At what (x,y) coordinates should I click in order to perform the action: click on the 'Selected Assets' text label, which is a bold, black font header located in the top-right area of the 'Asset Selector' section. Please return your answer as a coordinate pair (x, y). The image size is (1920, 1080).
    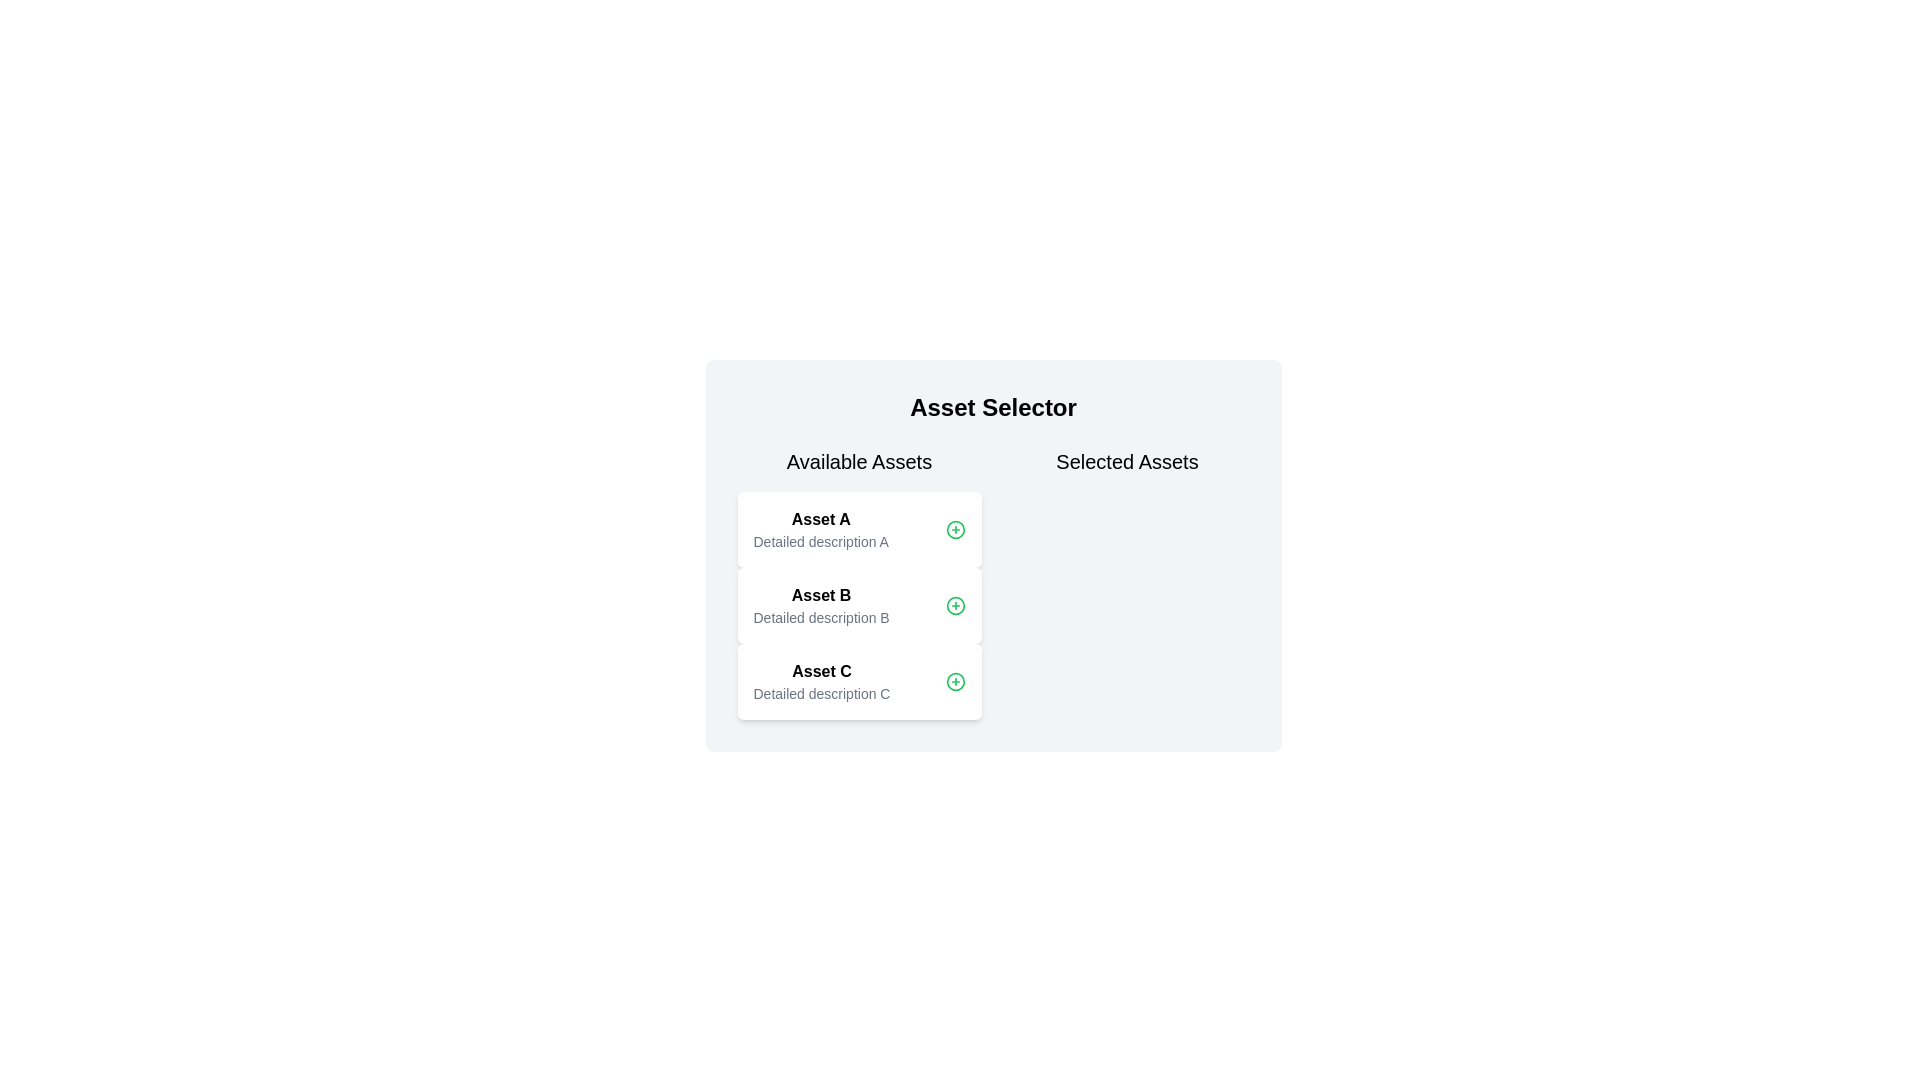
    Looking at the image, I should click on (1127, 462).